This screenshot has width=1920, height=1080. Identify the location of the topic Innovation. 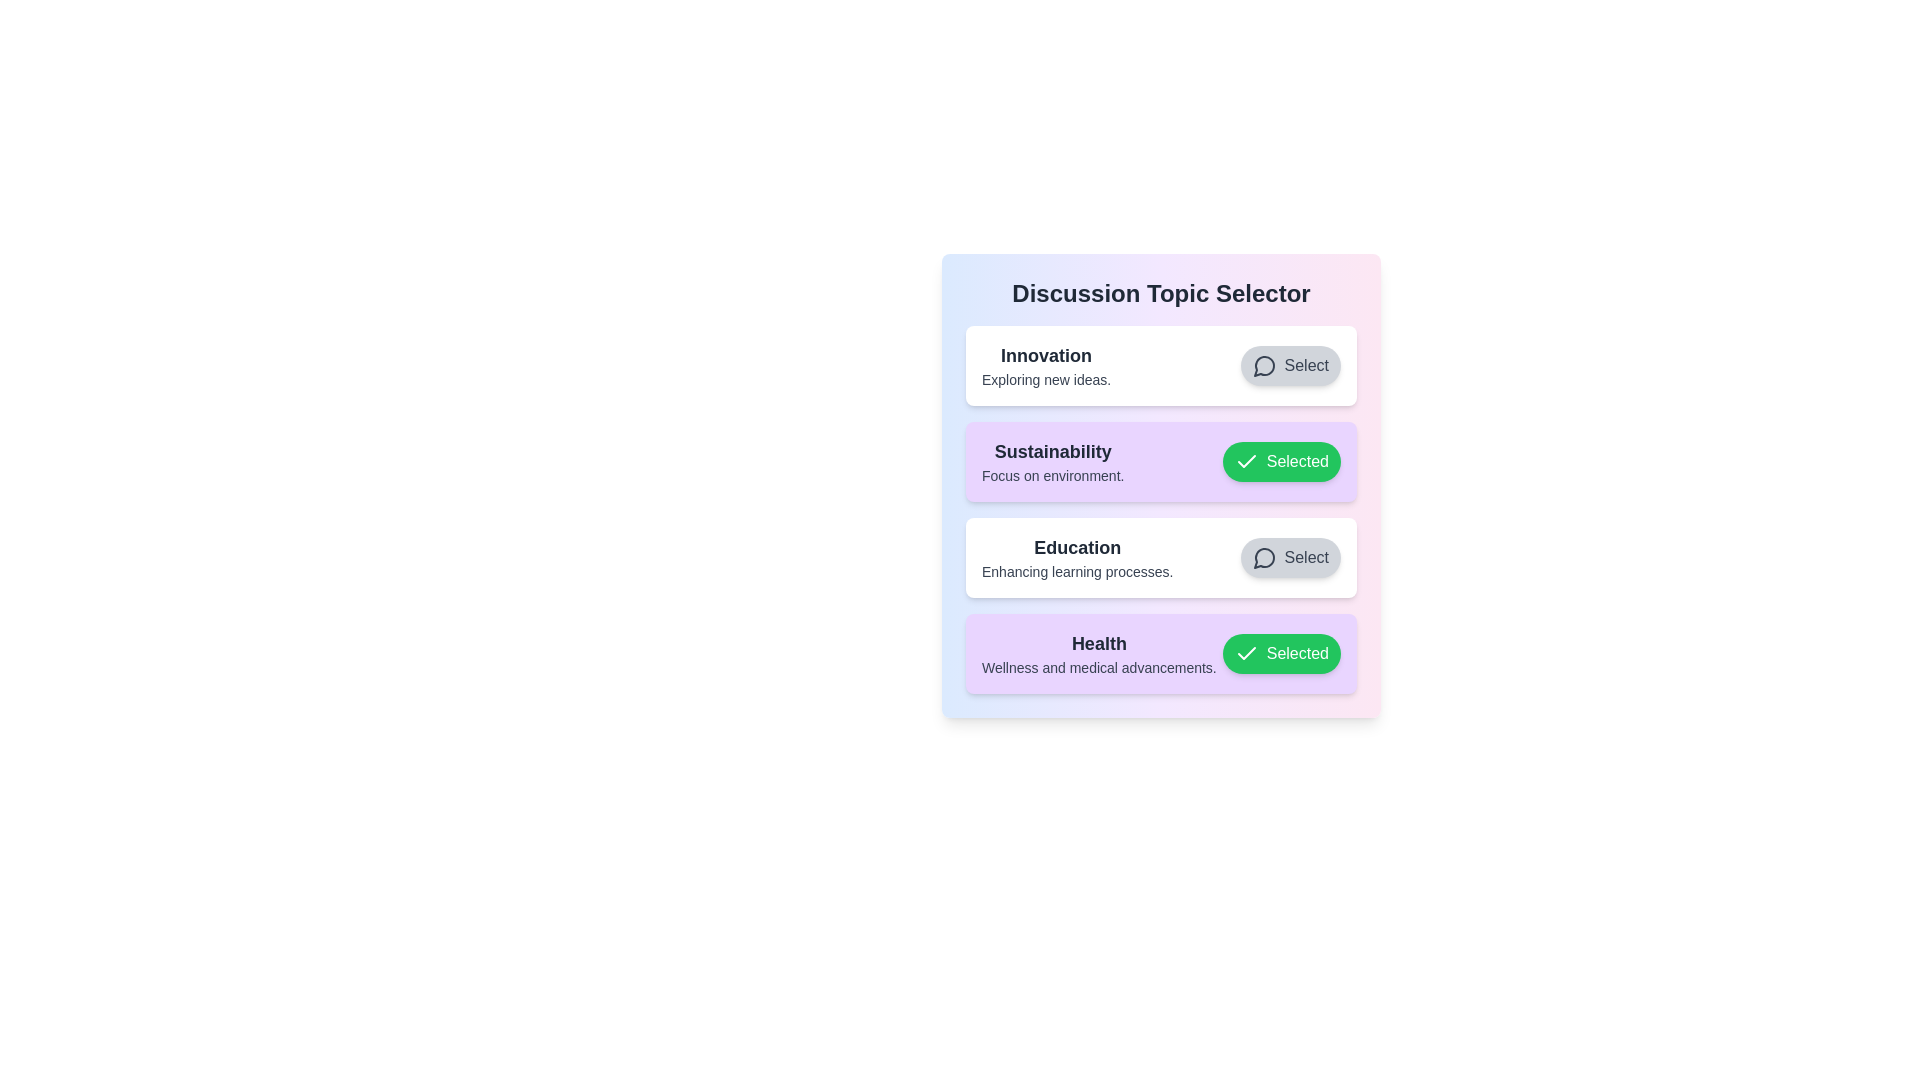
(1290, 366).